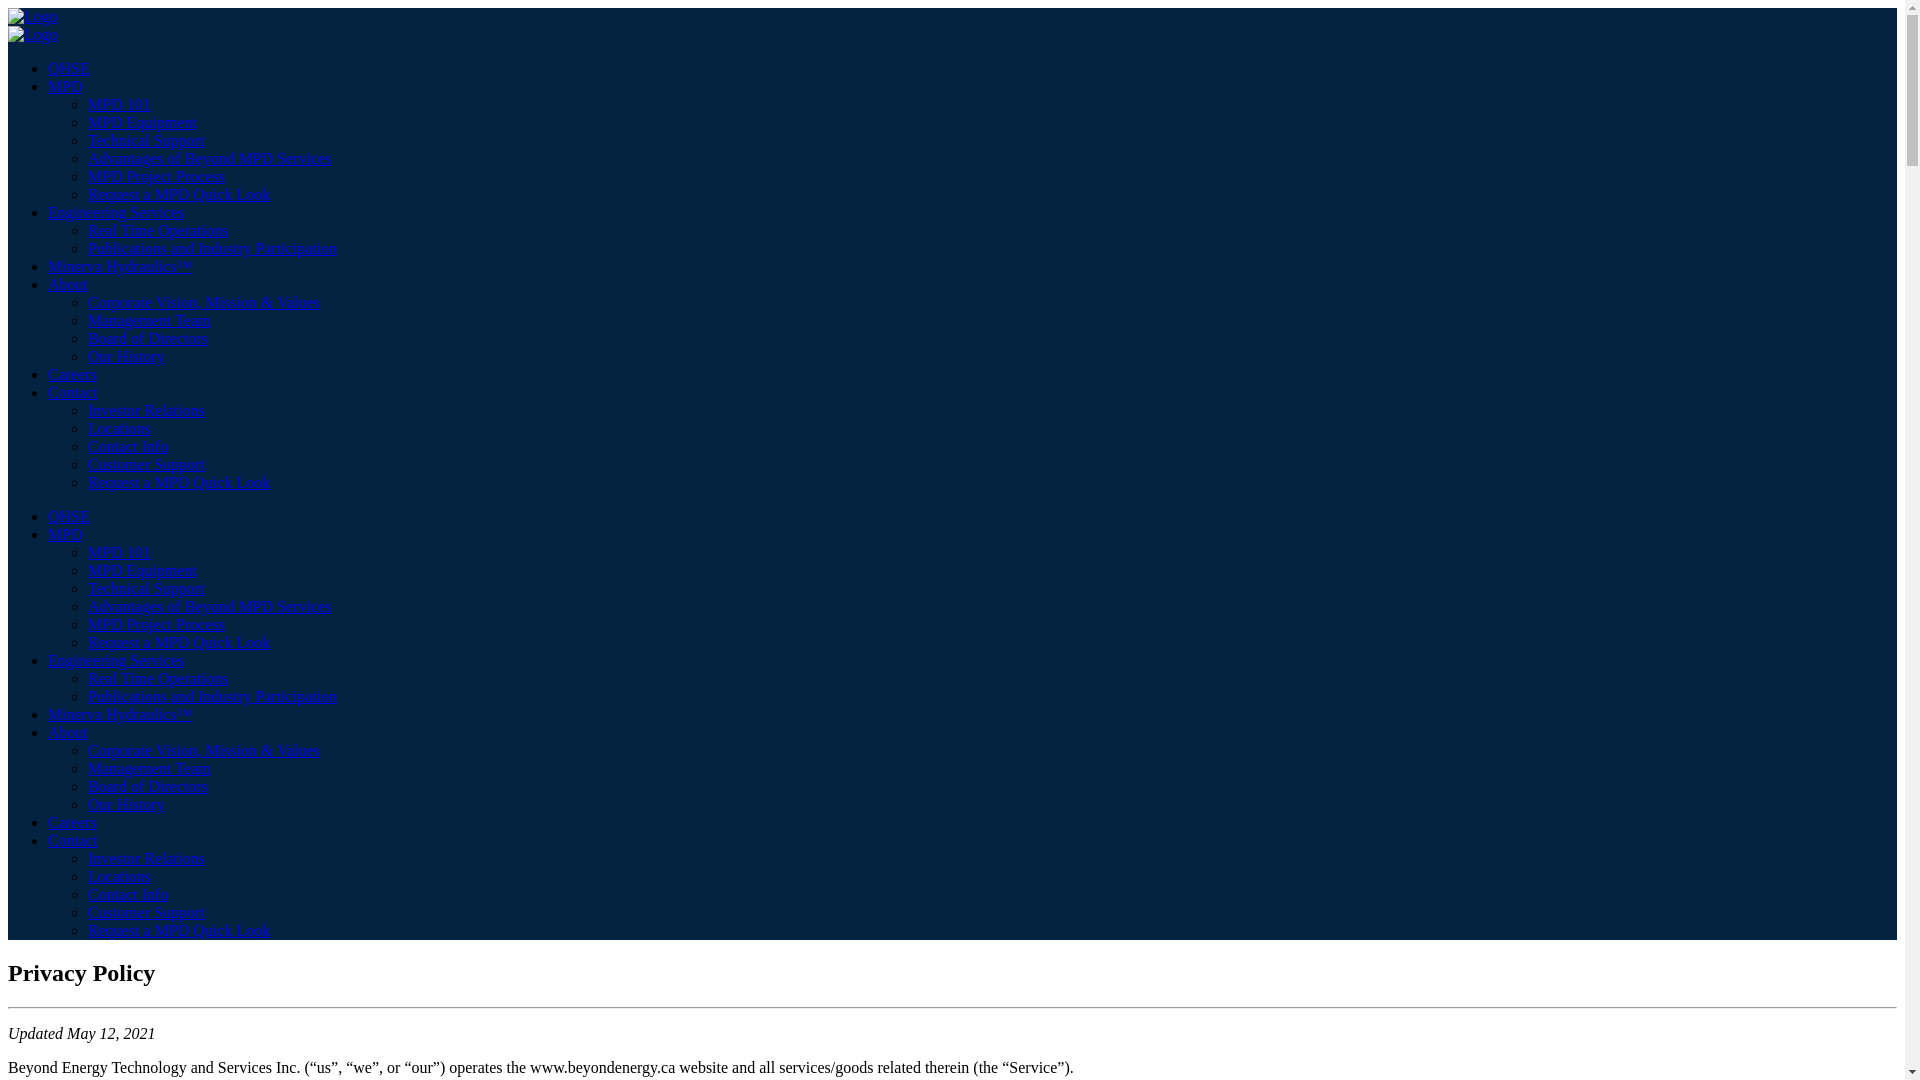 The height and width of the screenshot is (1080, 1920). I want to click on 'Locations', so click(118, 427).